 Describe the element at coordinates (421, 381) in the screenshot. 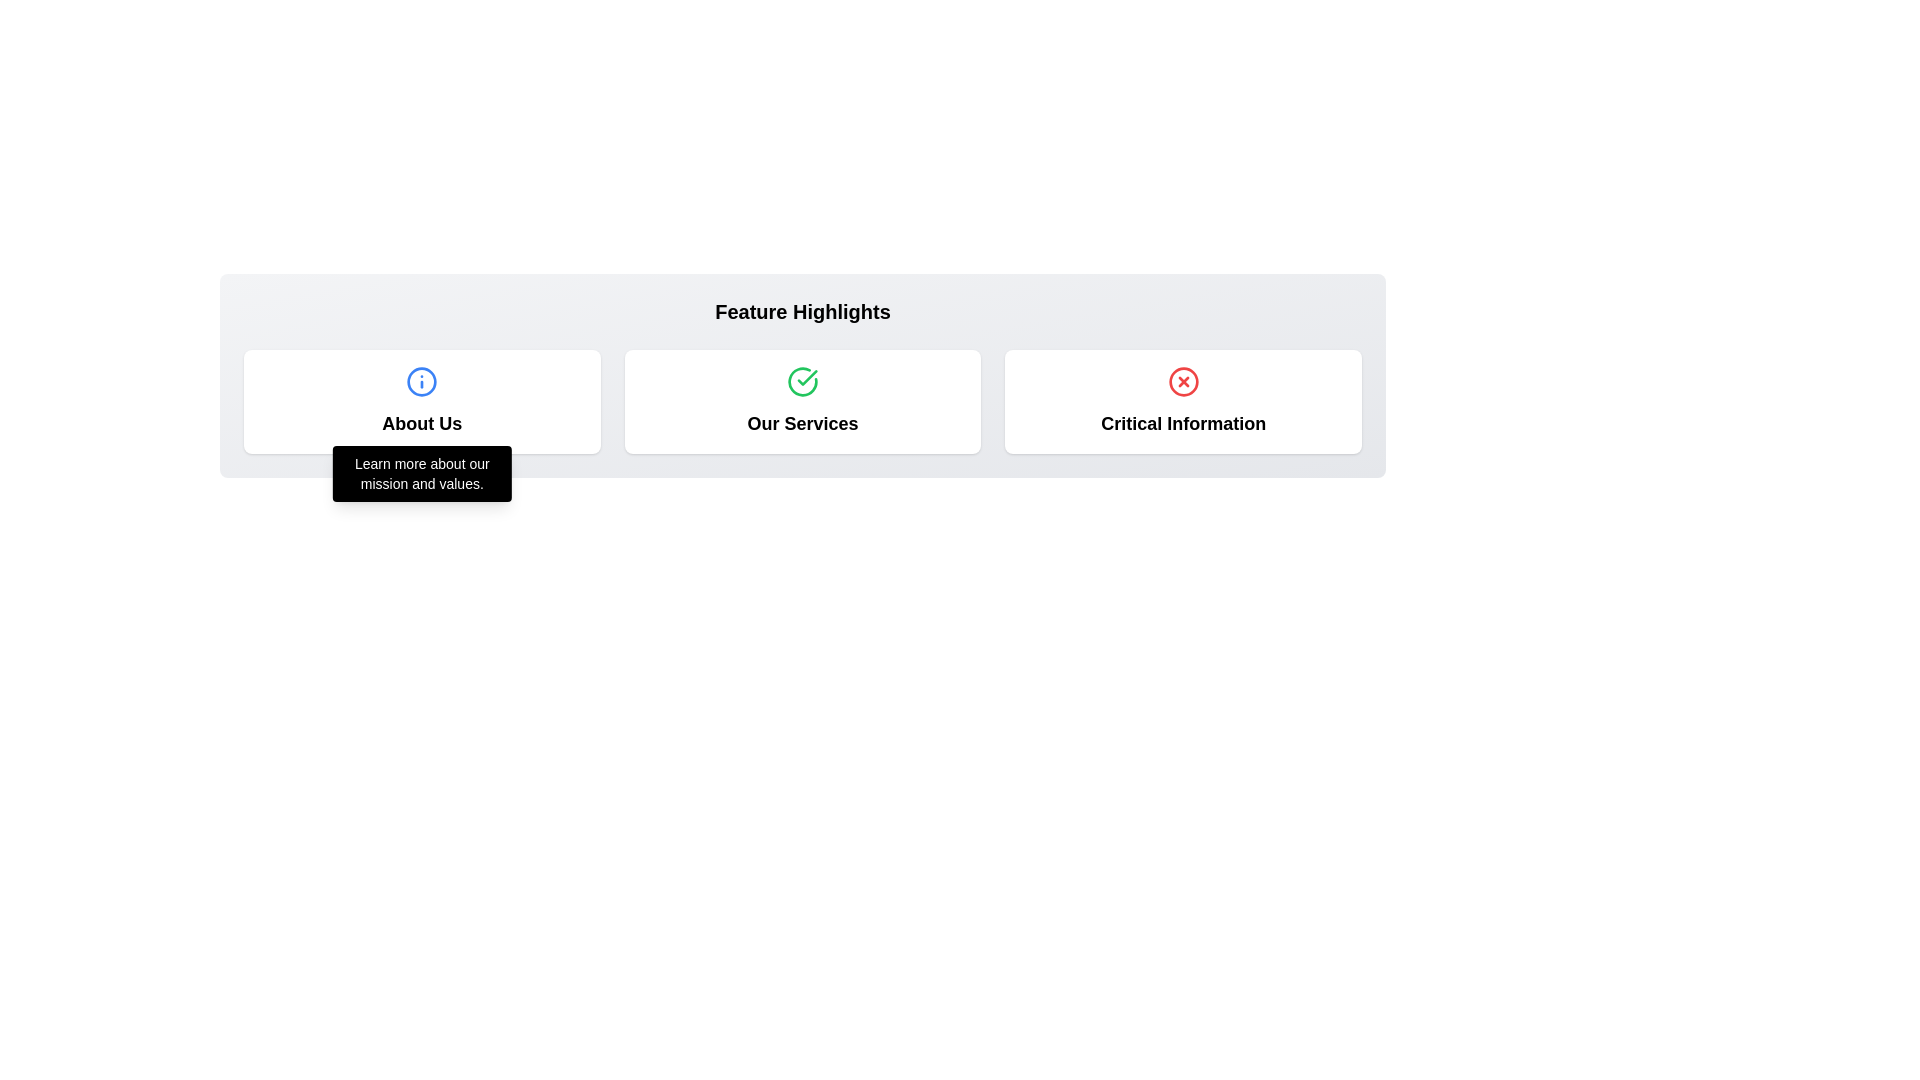

I see `the 'info' icon in the 'About Us' section` at that location.